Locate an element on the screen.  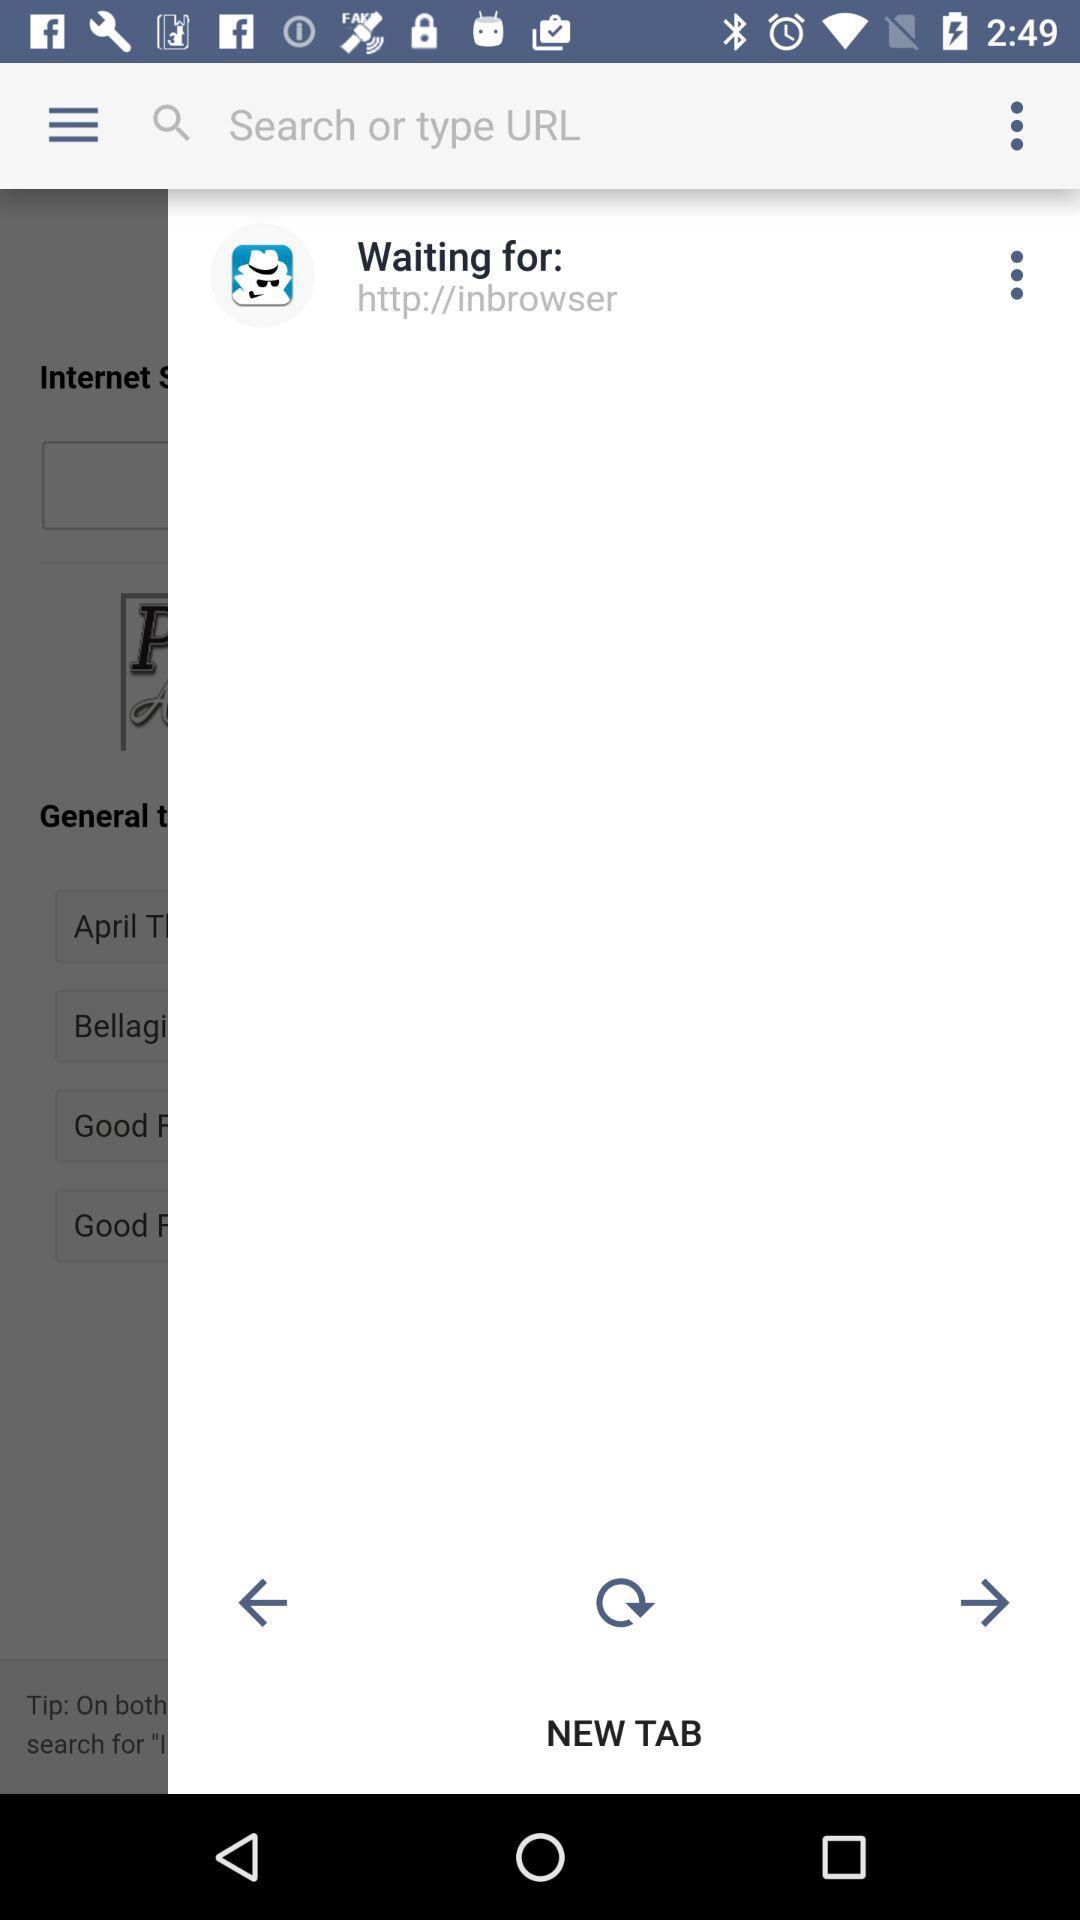
item next to waiting for: icon is located at coordinates (261, 274).